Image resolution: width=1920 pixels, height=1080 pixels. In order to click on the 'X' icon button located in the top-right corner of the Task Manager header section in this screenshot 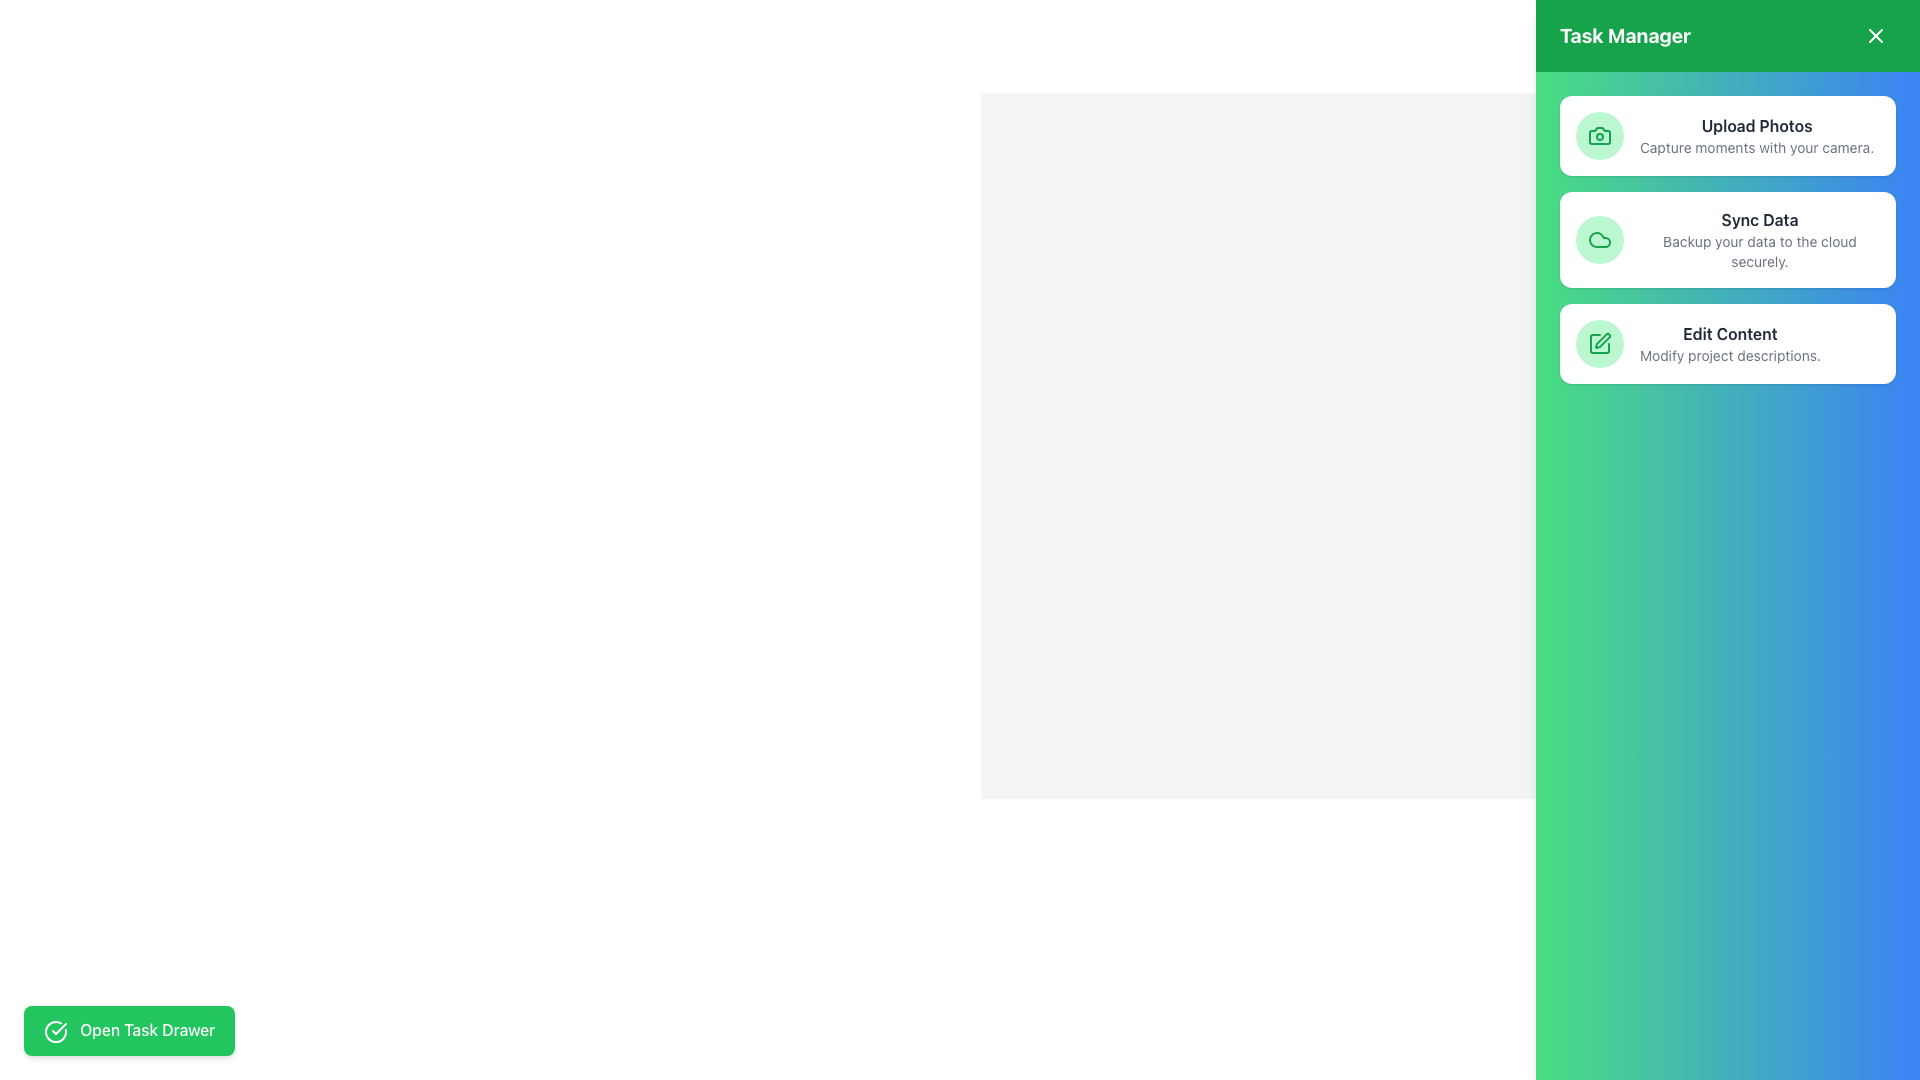, I will do `click(1875, 35)`.